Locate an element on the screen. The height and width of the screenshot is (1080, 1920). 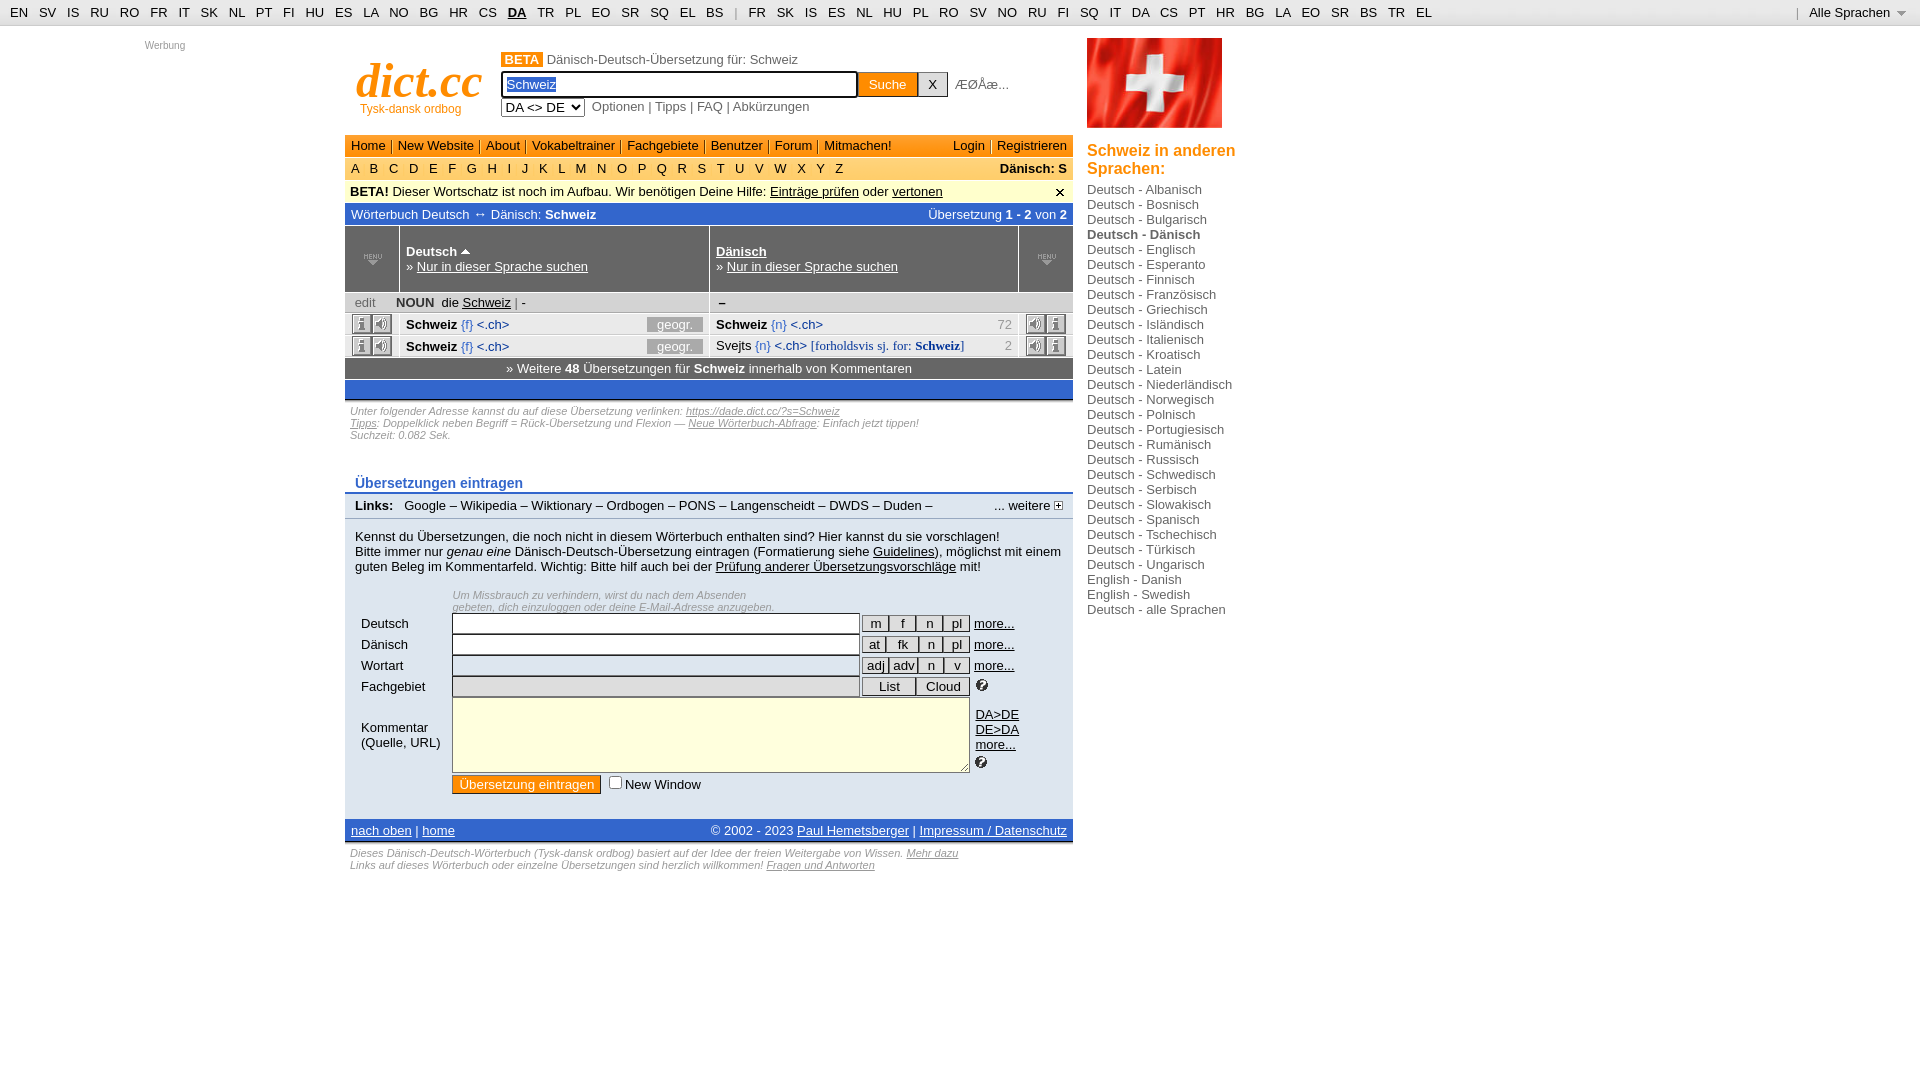
'English - Swedish' is located at coordinates (1138, 593).